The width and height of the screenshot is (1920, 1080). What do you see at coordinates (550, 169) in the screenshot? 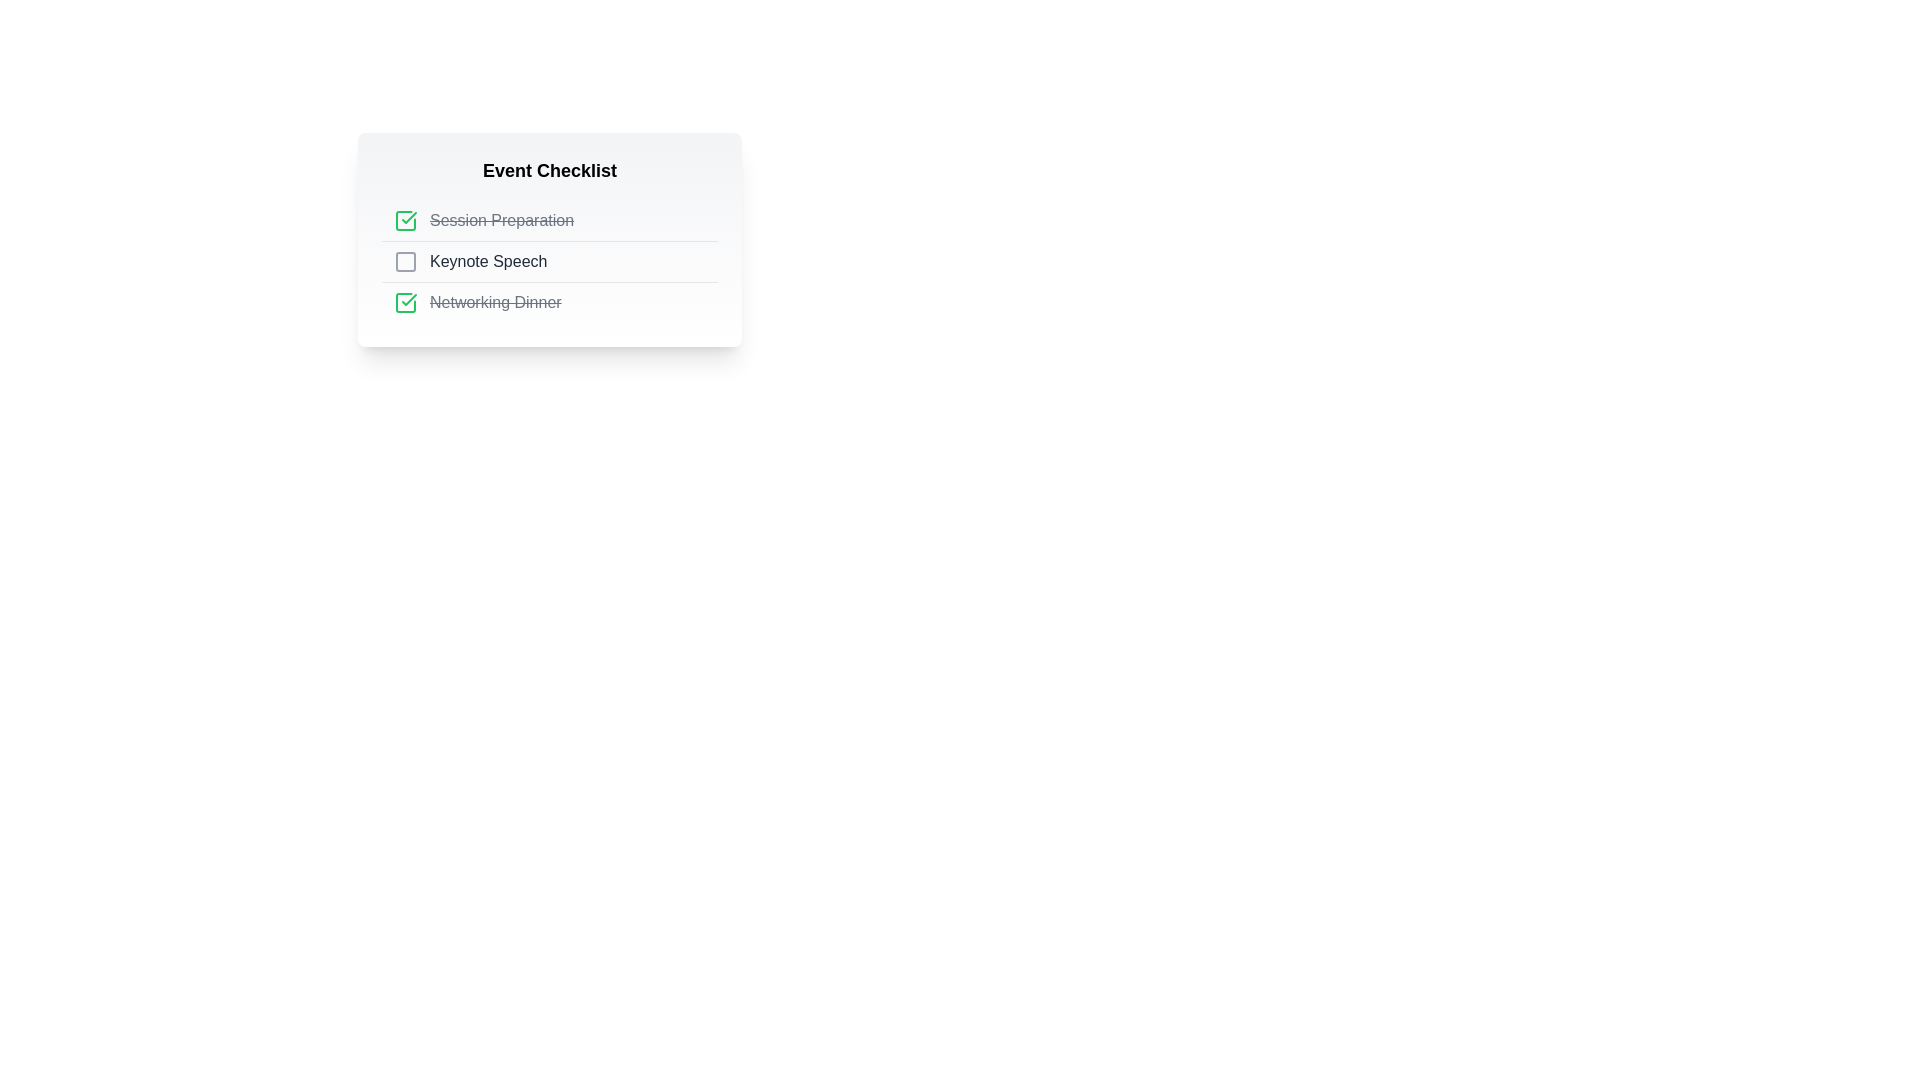
I see `the bold header text displaying 'Event Checklist' located at the top of the checklist-style component` at bounding box center [550, 169].